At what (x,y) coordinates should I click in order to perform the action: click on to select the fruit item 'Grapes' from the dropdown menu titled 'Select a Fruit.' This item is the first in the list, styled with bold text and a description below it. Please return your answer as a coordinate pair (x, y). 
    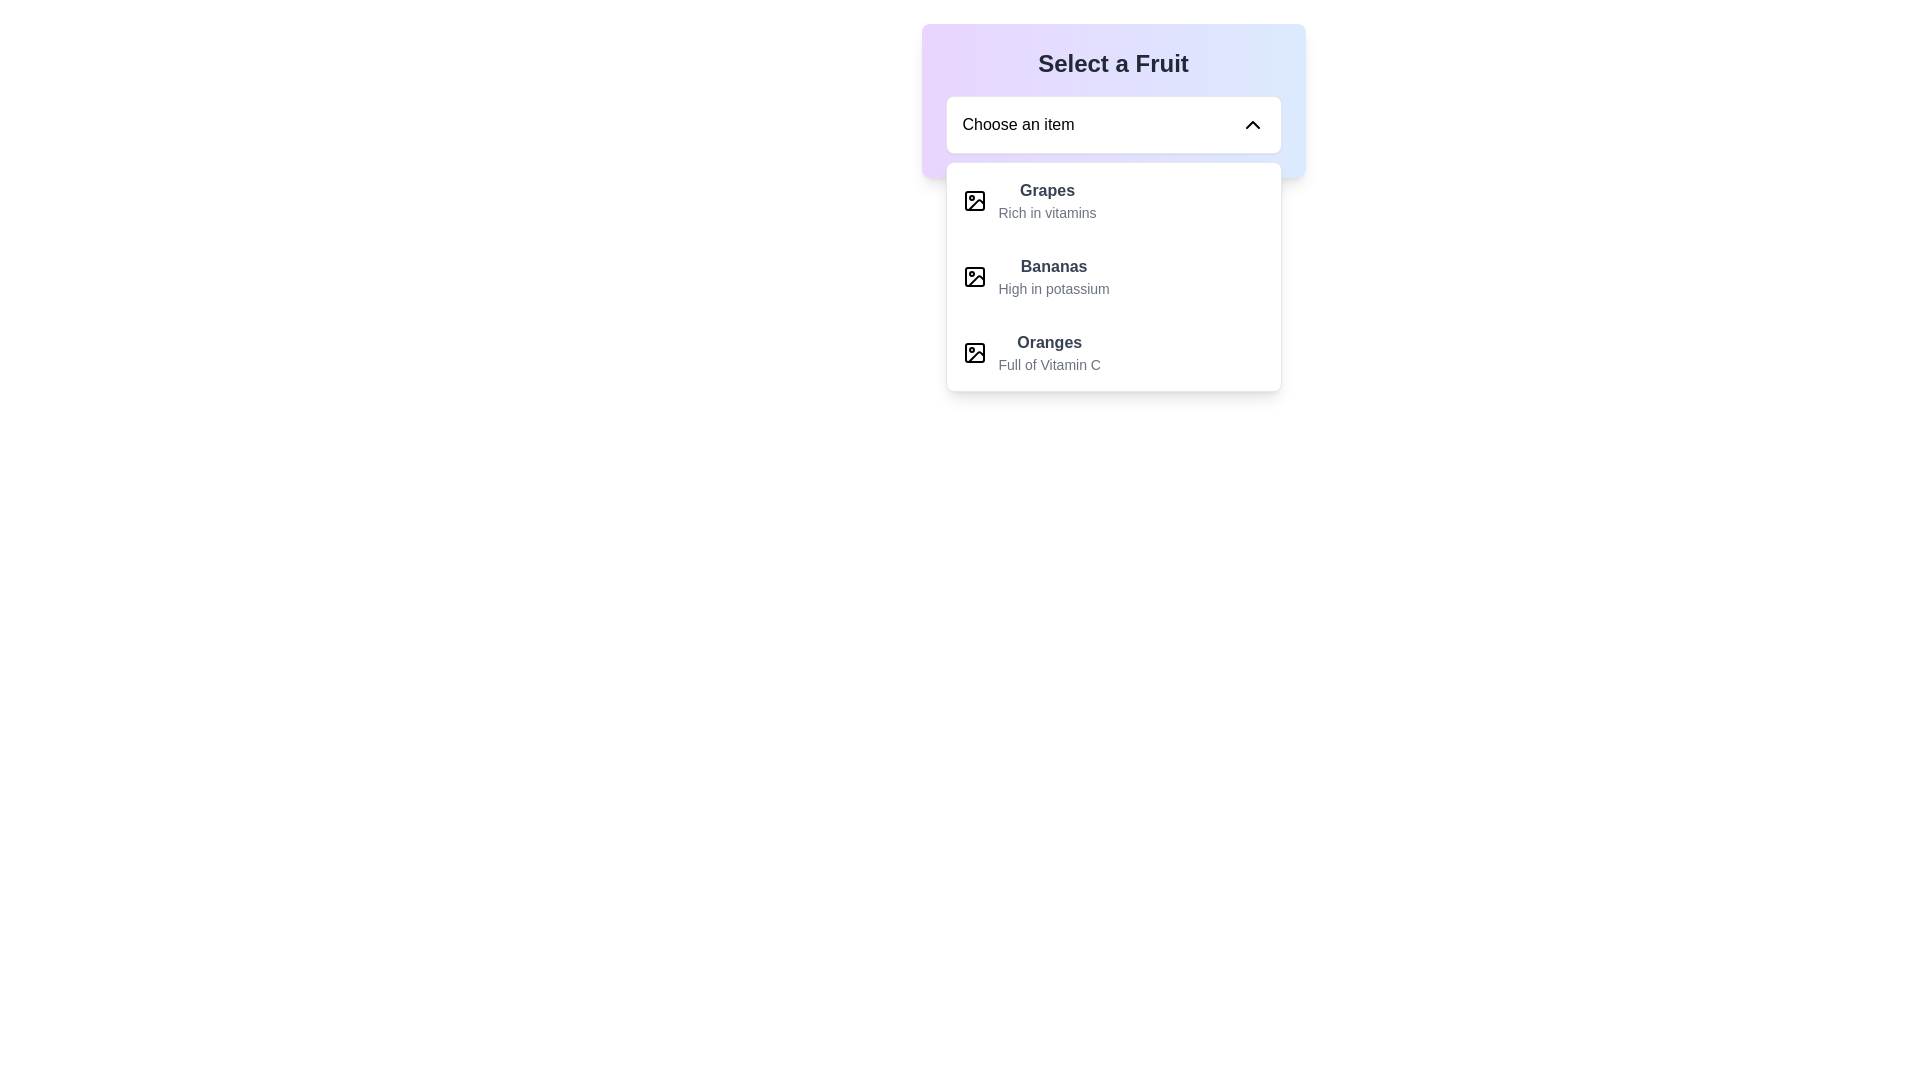
    Looking at the image, I should click on (1046, 200).